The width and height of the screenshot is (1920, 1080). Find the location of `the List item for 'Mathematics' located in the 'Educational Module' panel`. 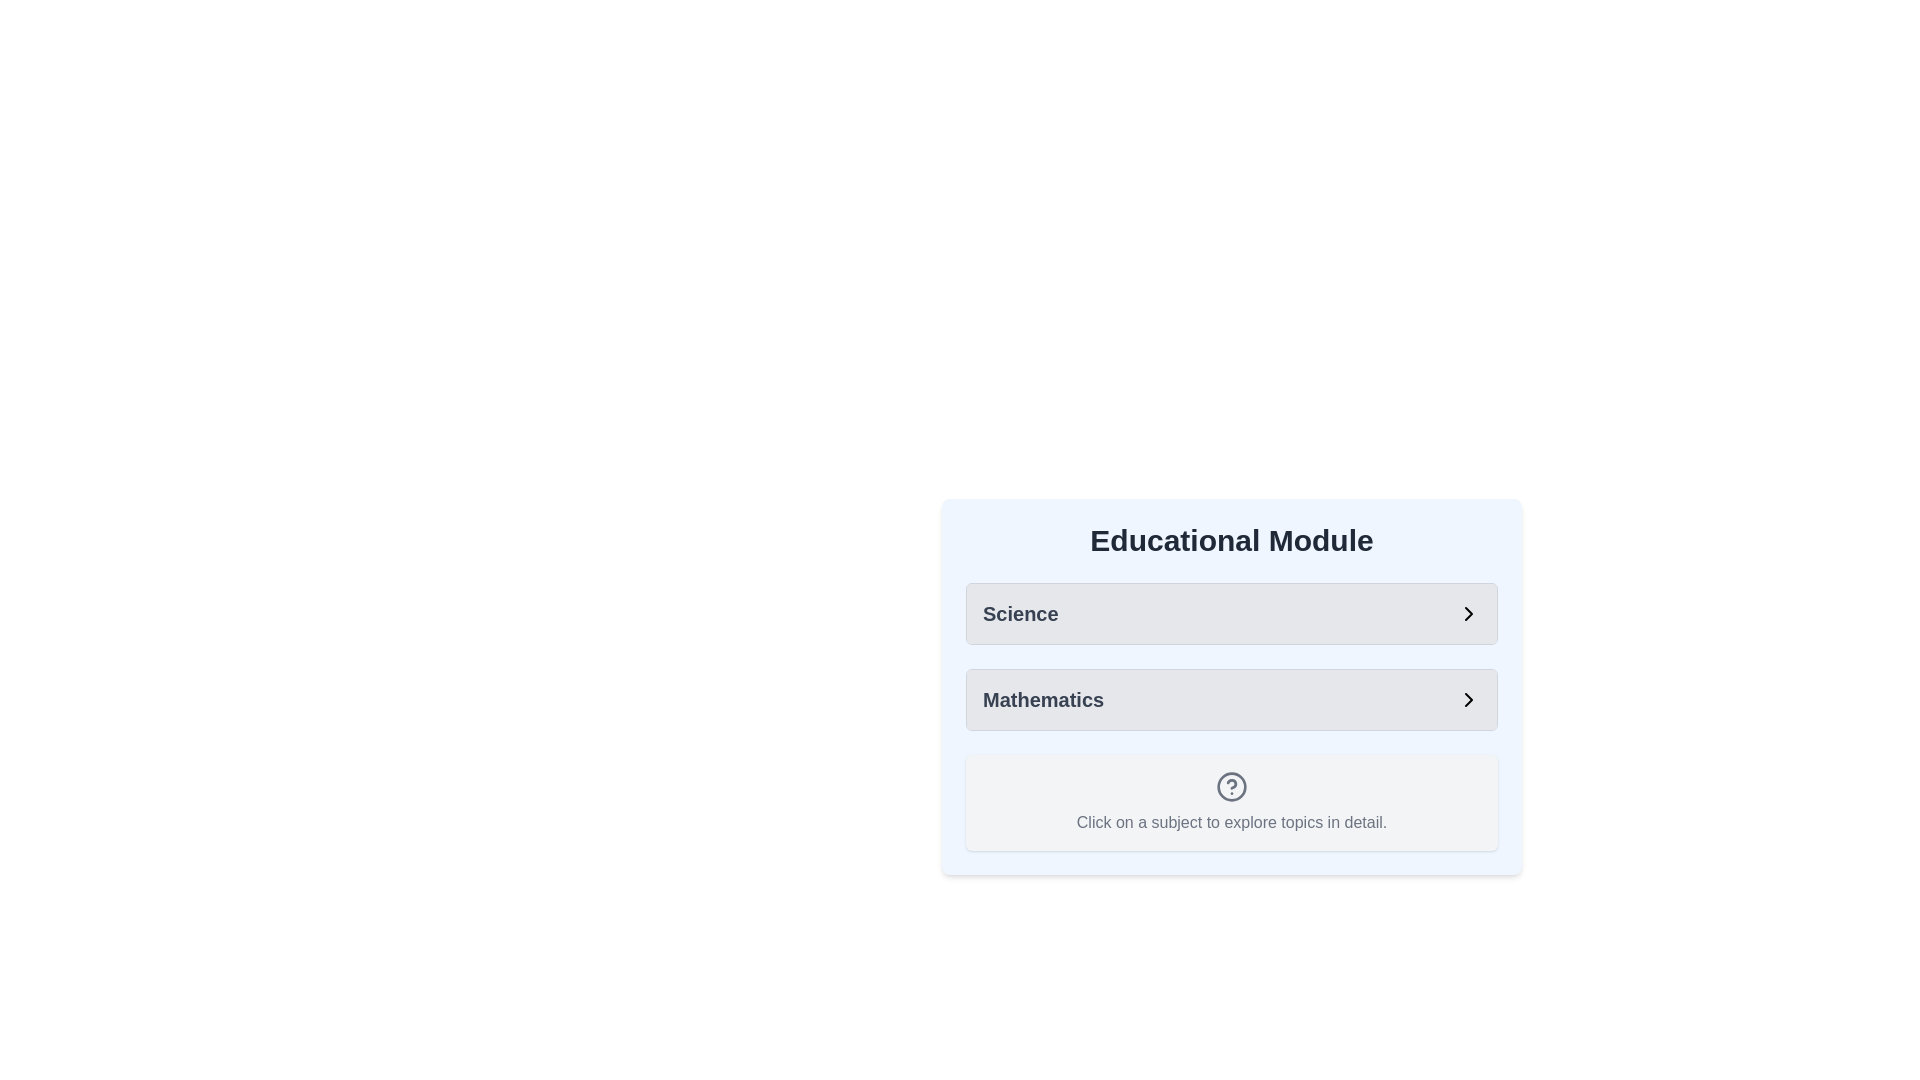

the List item for 'Mathematics' located in the 'Educational Module' panel is located at coordinates (1231, 698).